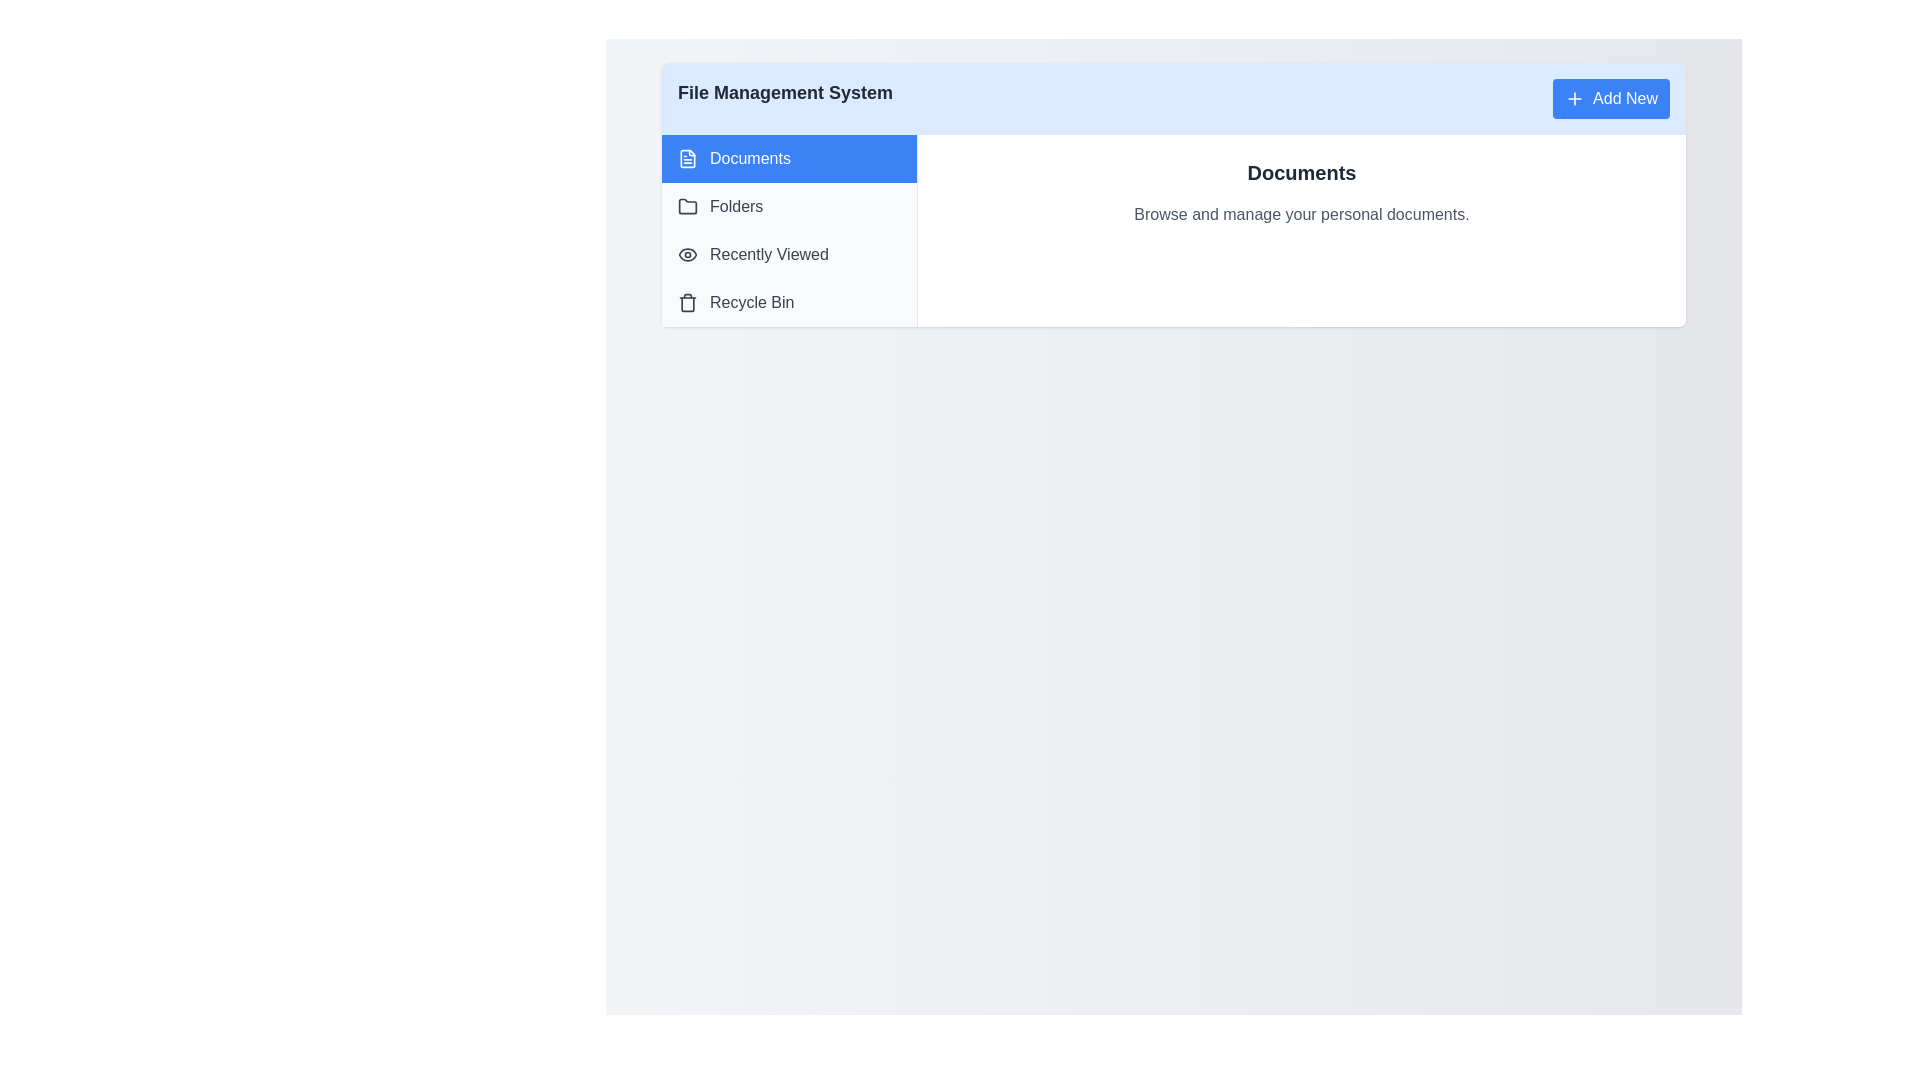  Describe the element at coordinates (687, 253) in the screenshot. I see `the eye-shaped icon in the sidebar menu next to 'Recently Viewed'` at that location.